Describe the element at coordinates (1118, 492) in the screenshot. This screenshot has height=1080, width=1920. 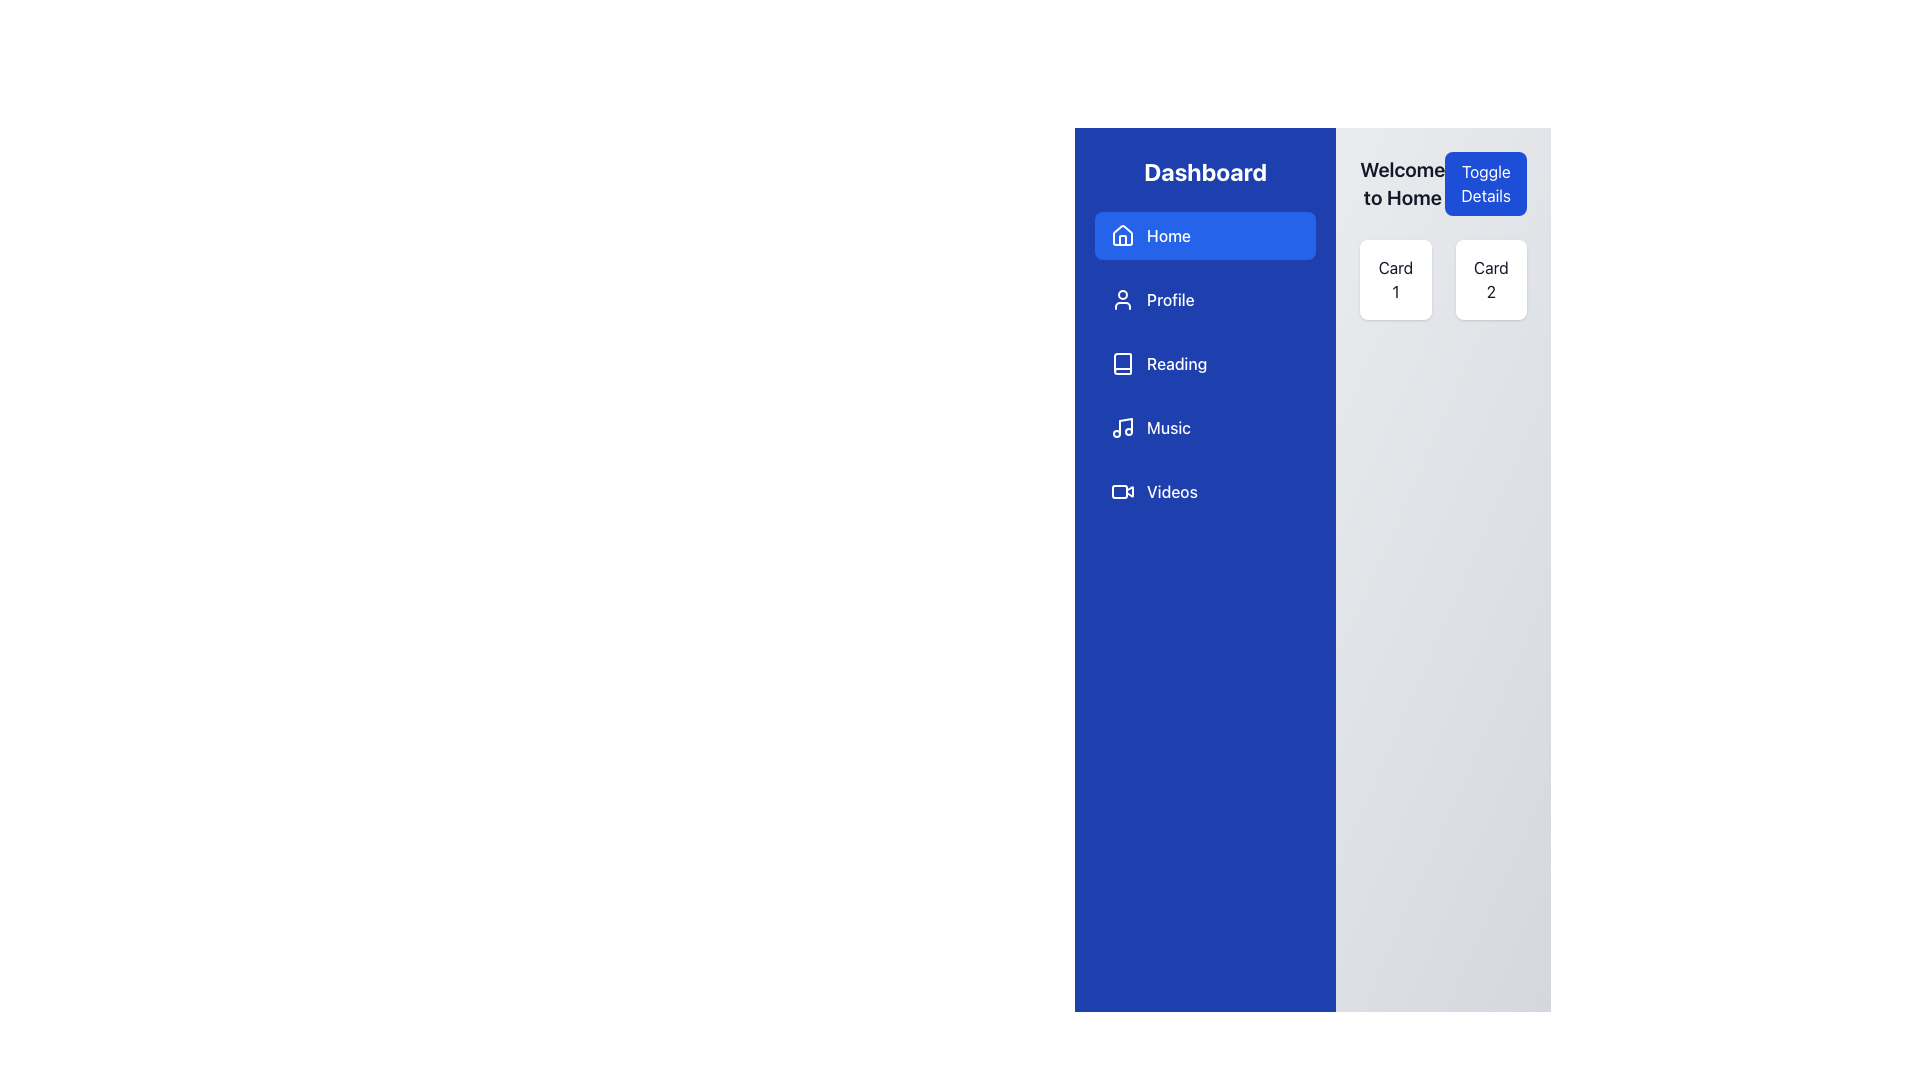
I see `the blue rectangular shape with rounded corners that represents the video icon under the 'Videos' menu option in the sidebar` at that location.